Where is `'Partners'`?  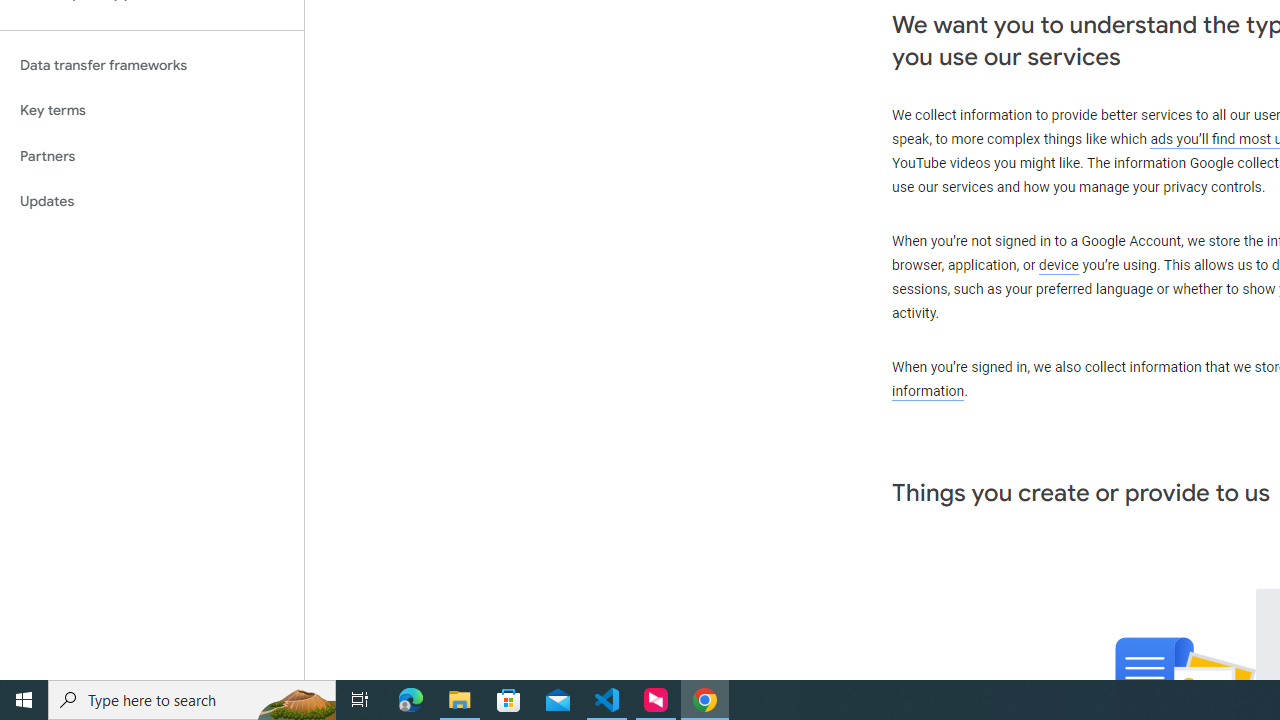
'Partners' is located at coordinates (151, 155).